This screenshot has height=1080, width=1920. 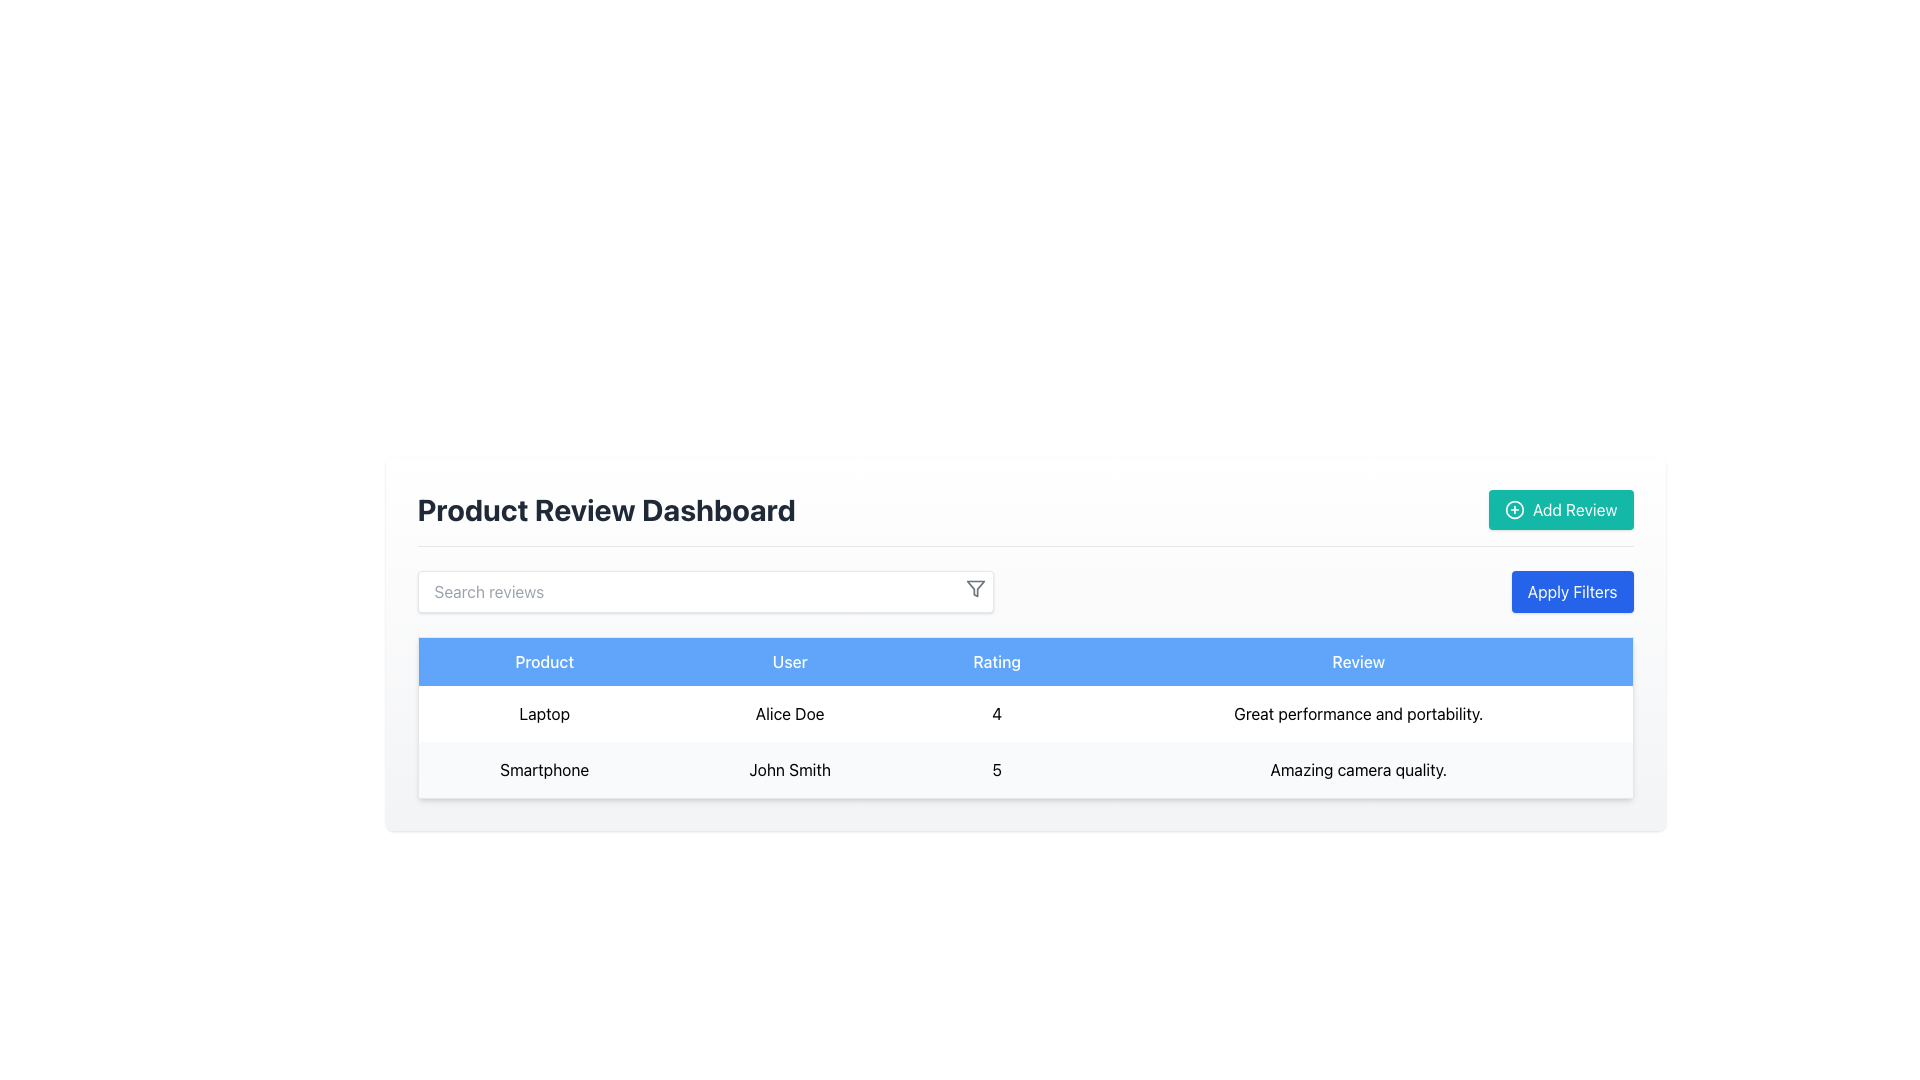 I want to click on the text cell displaying 'John Smith' in the 'User' column of the 'Smartphone' product row, so click(x=789, y=769).